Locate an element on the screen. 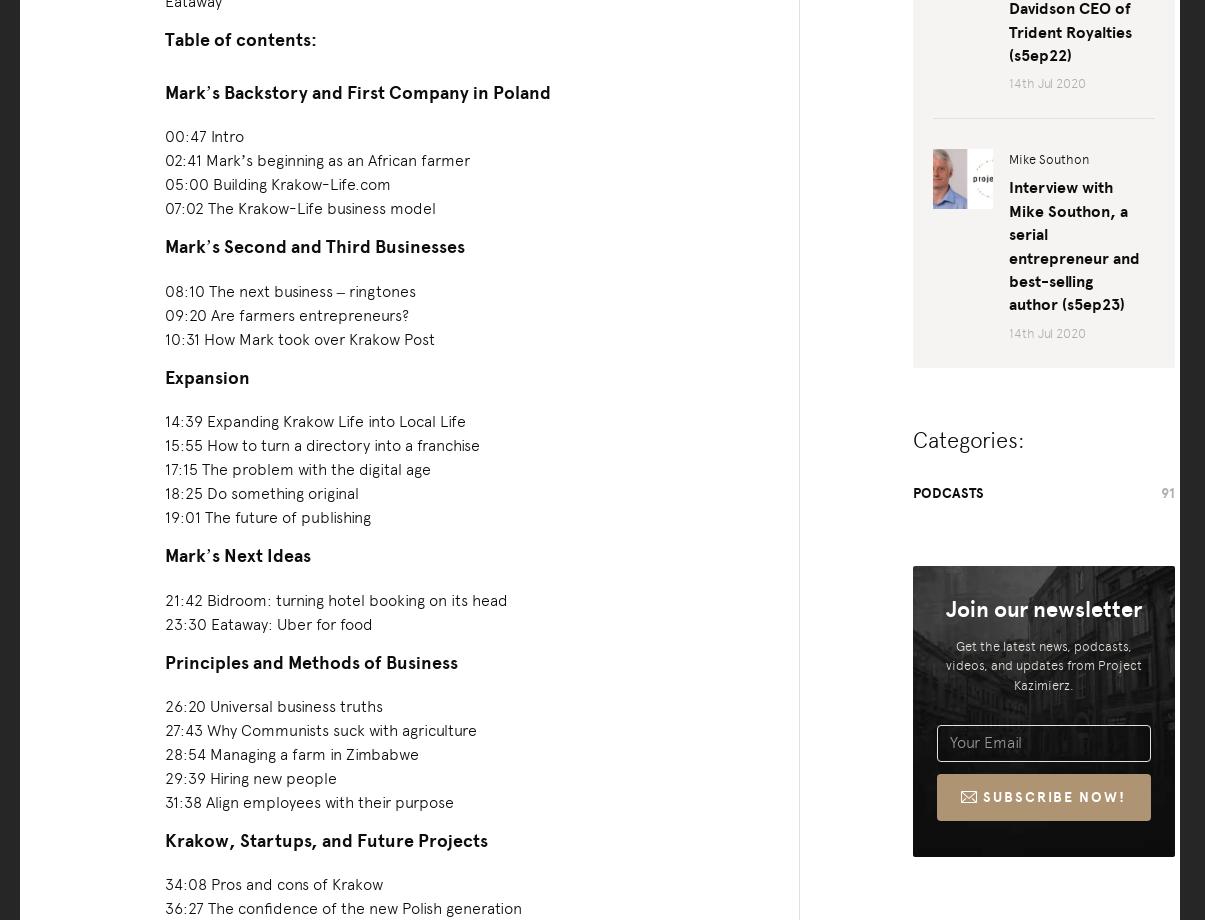 This screenshot has height=920, width=1205. '05:00 Building Krakow-Life.com' is located at coordinates (276, 183).